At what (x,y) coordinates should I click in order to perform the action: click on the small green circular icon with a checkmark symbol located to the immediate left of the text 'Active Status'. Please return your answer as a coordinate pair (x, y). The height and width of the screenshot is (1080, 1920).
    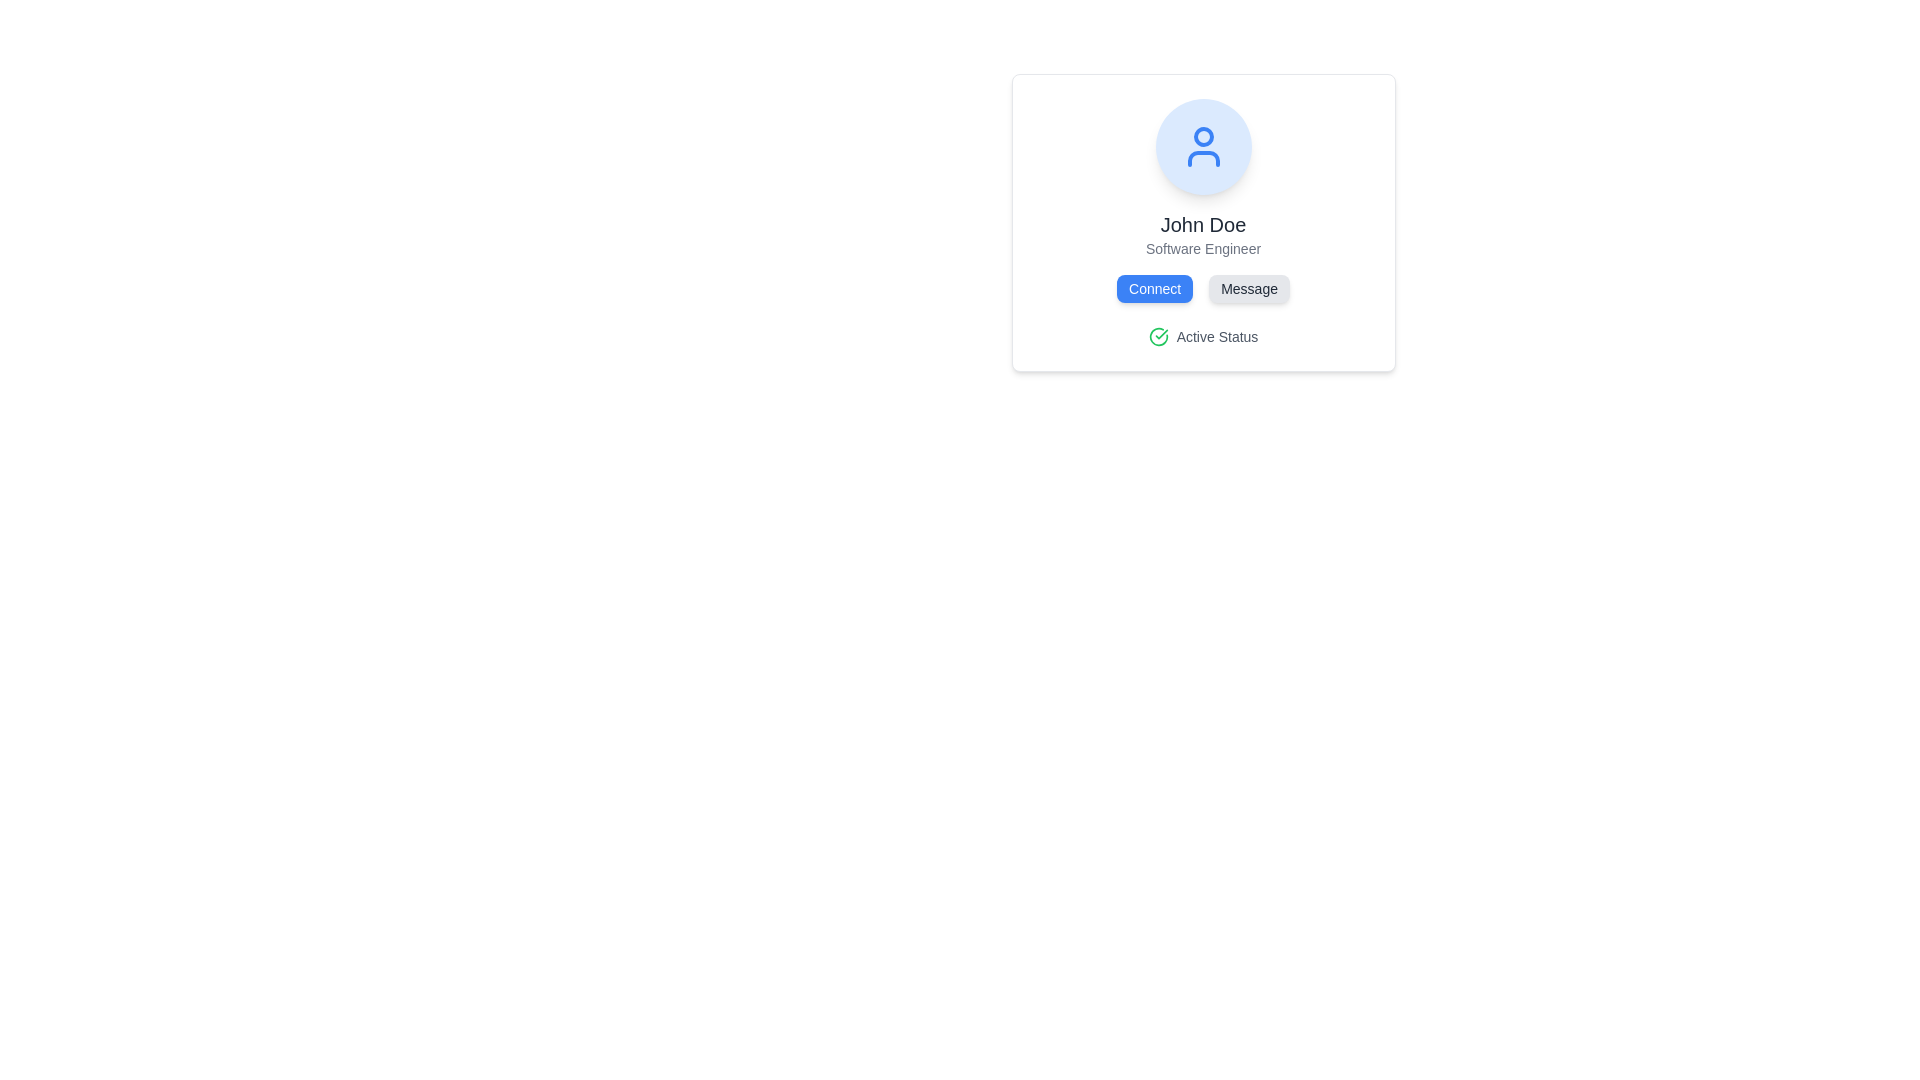
    Looking at the image, I should click on (1158, 335).